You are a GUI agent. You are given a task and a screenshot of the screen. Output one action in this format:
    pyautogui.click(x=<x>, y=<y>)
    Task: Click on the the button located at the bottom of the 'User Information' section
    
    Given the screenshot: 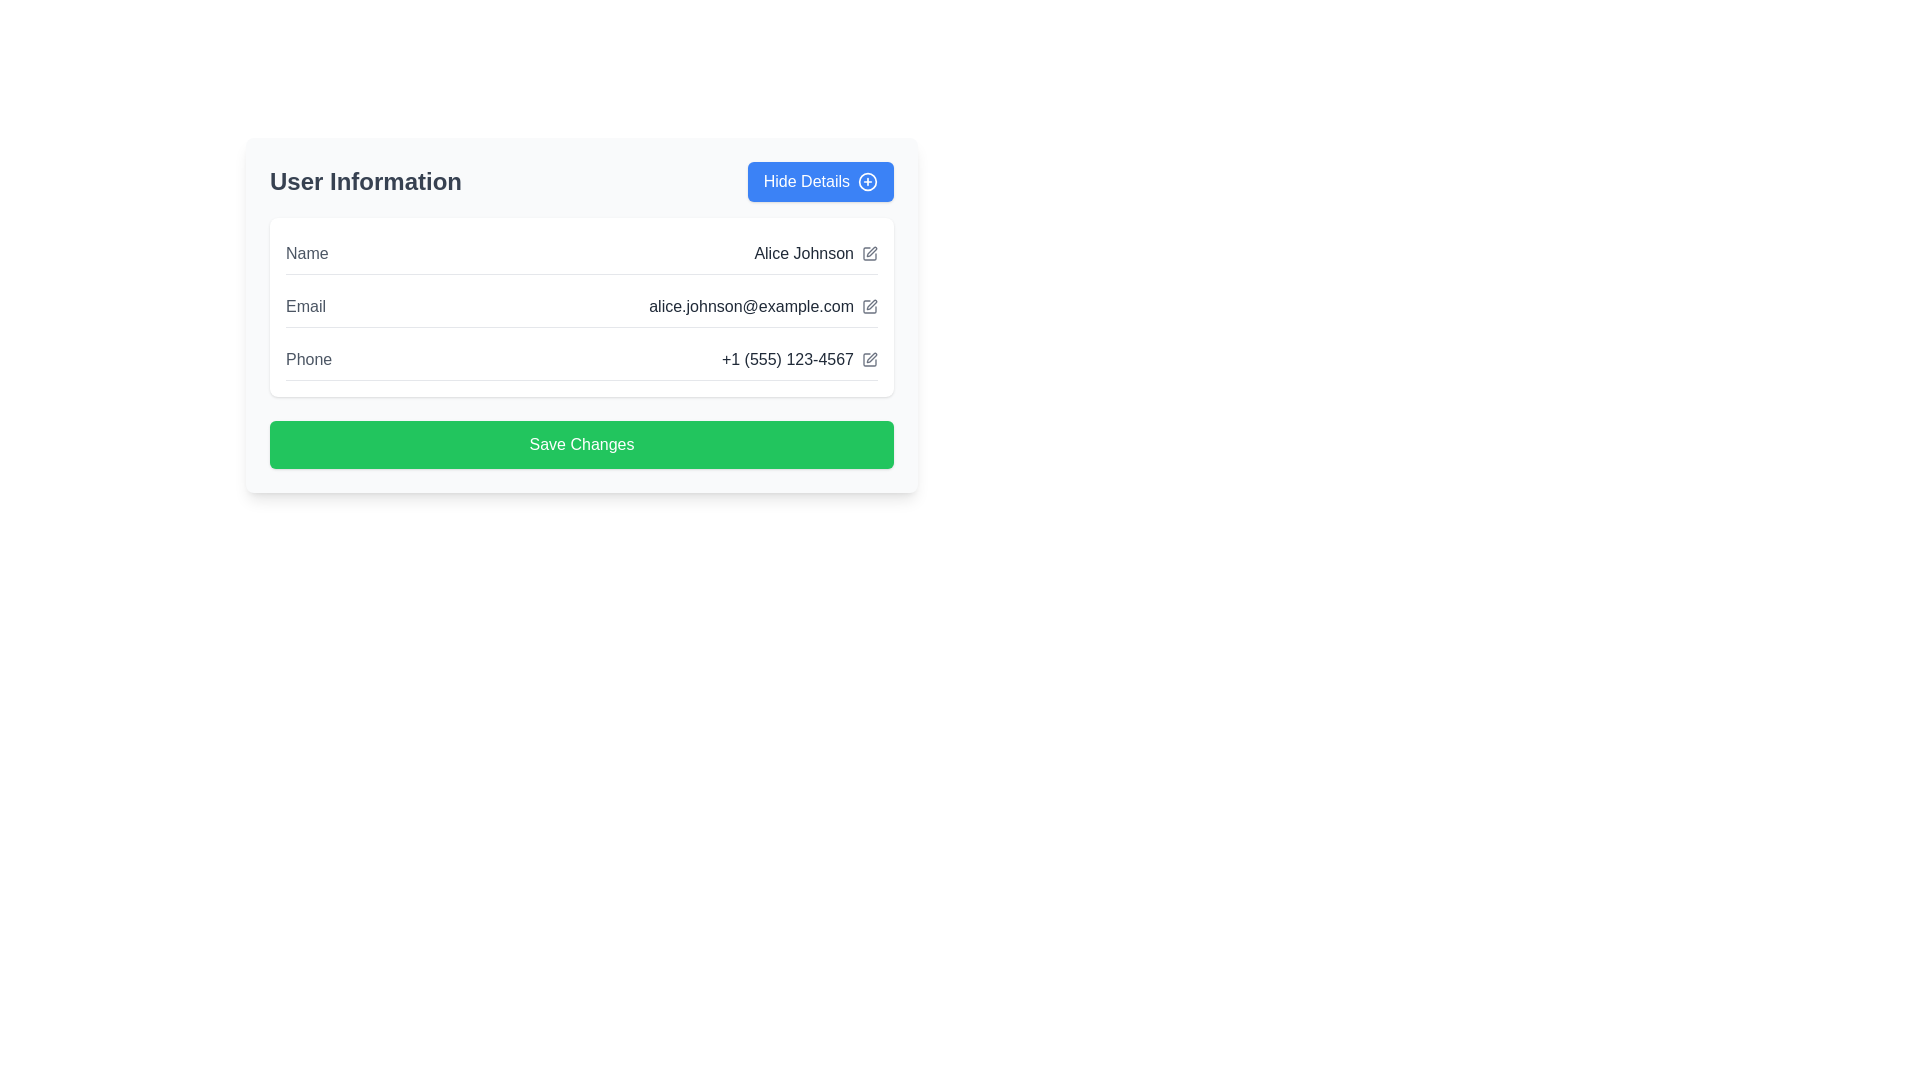 What is the action you would take?
    pyautogui.click(x=580, y=443)
    